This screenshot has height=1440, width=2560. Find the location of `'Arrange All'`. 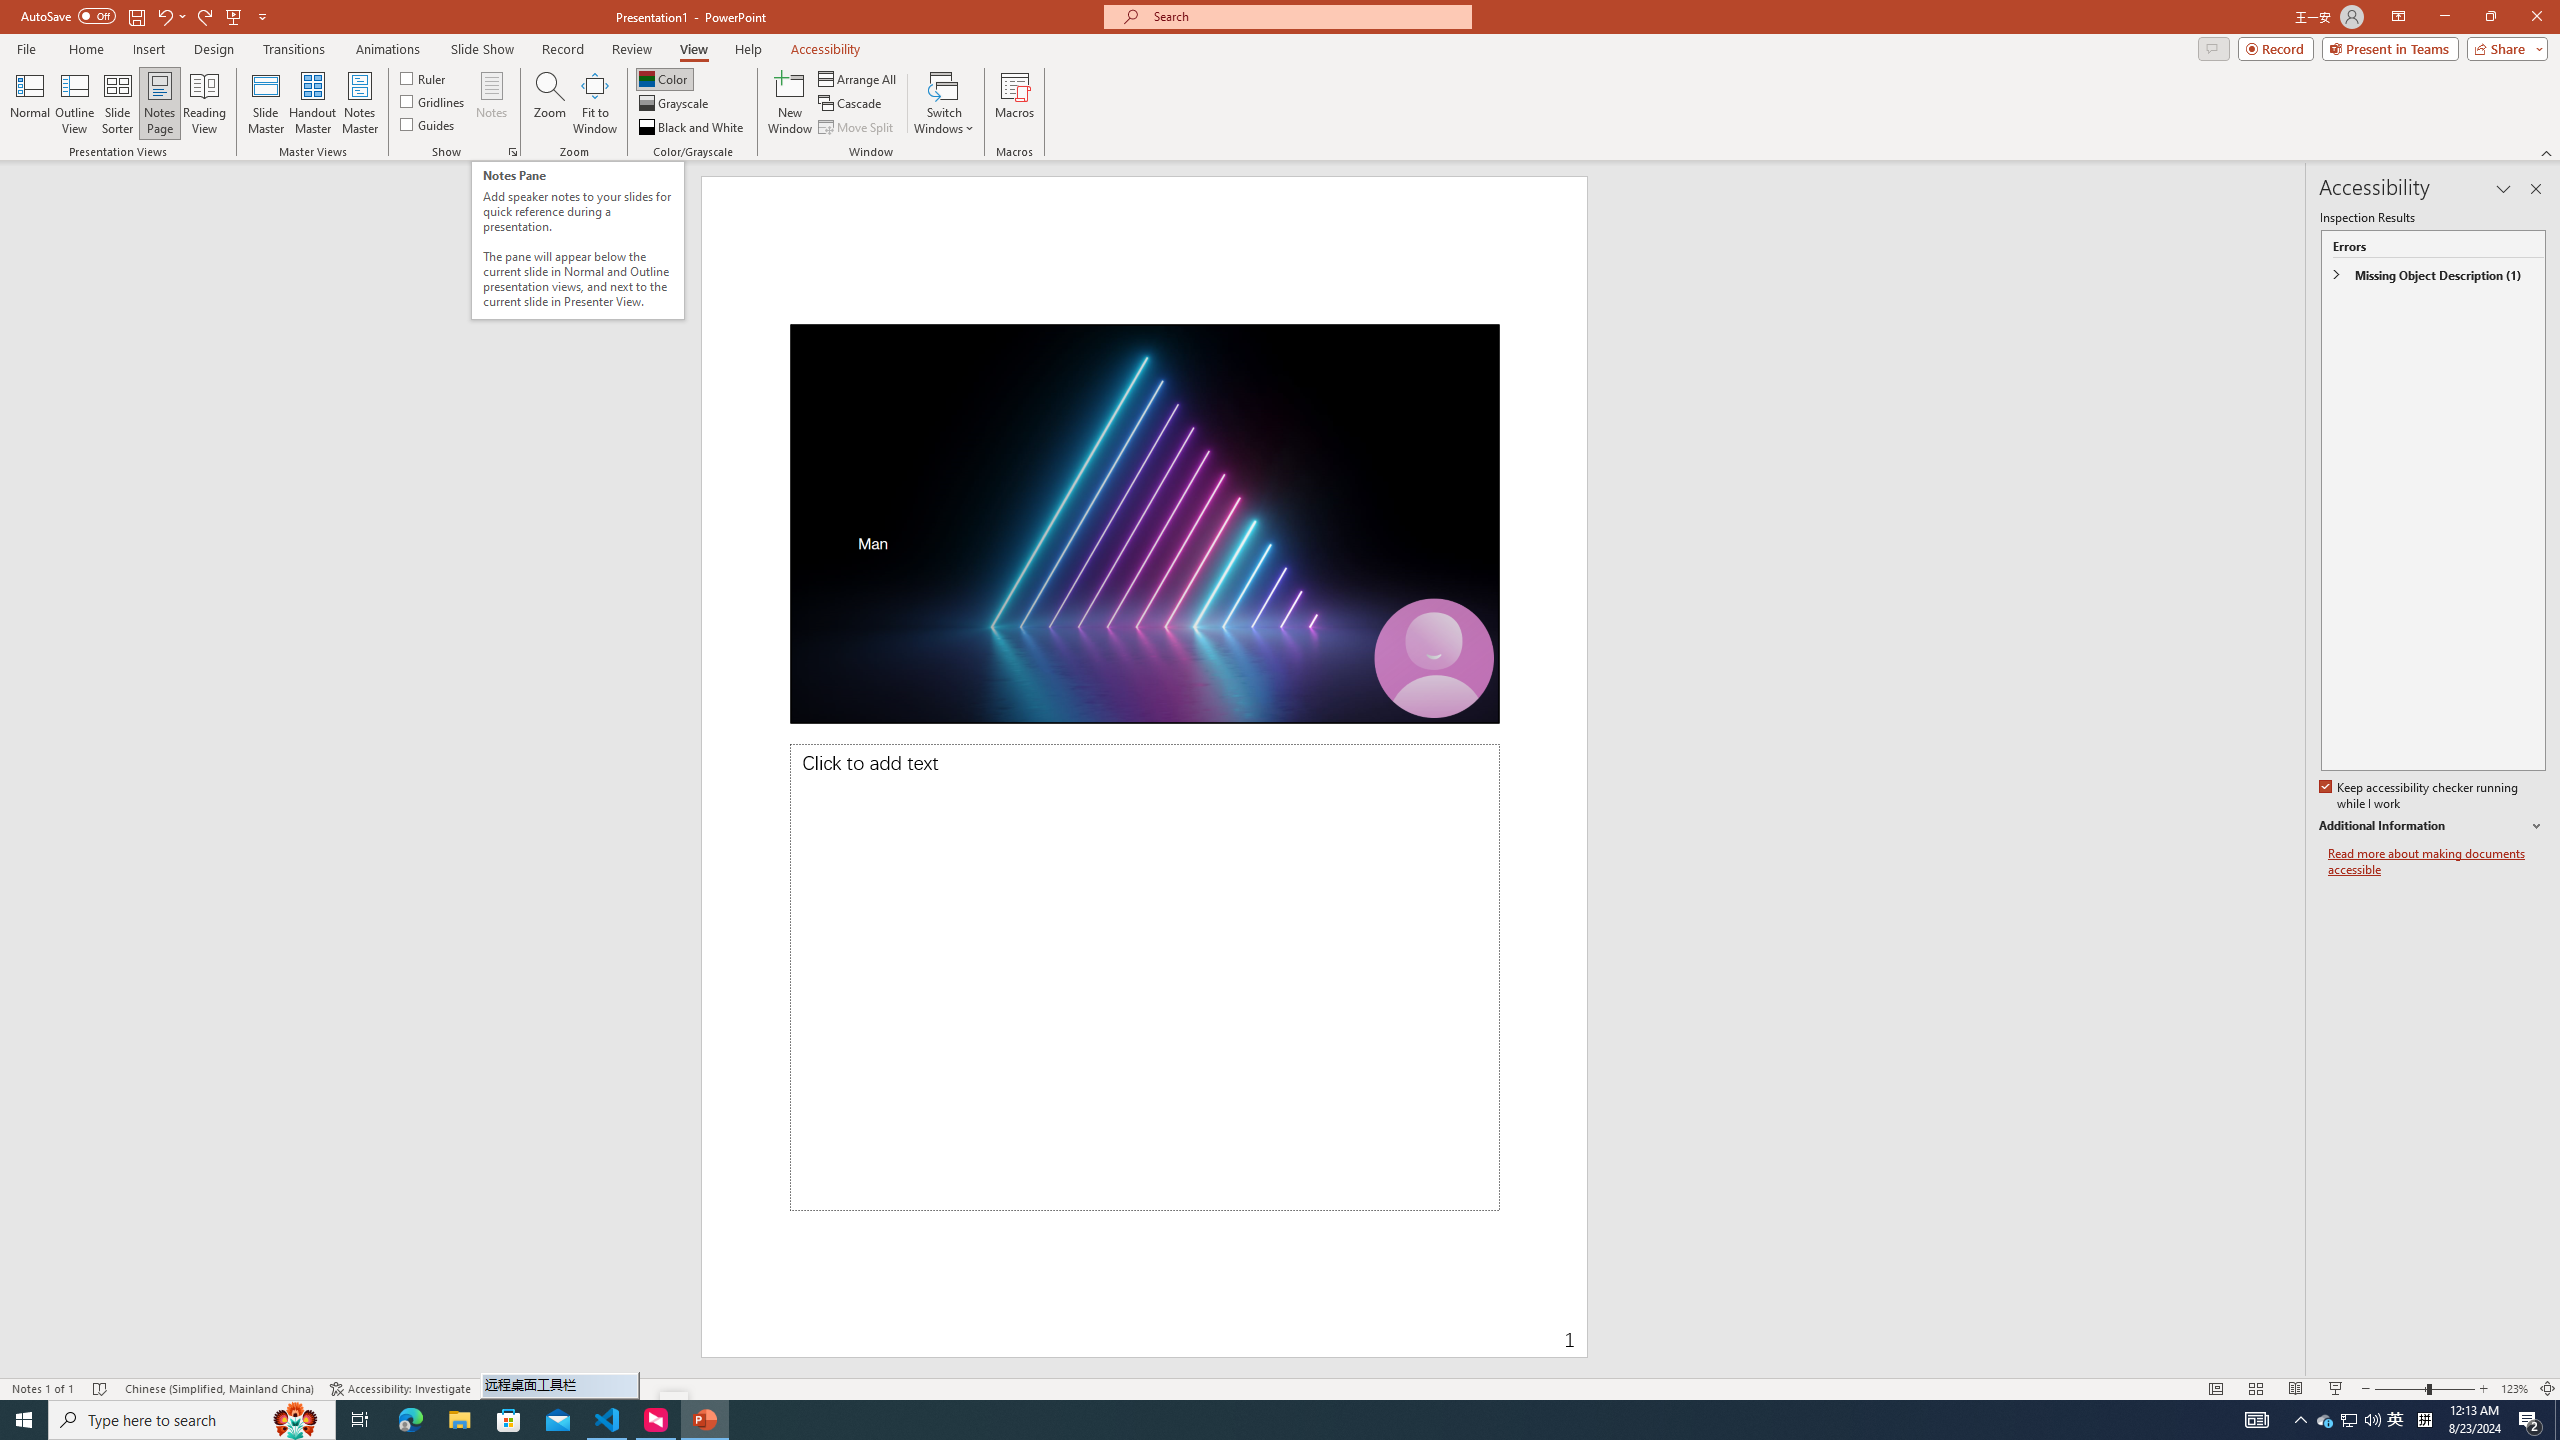

'Arrange All' is located at coordinates (857, 78).